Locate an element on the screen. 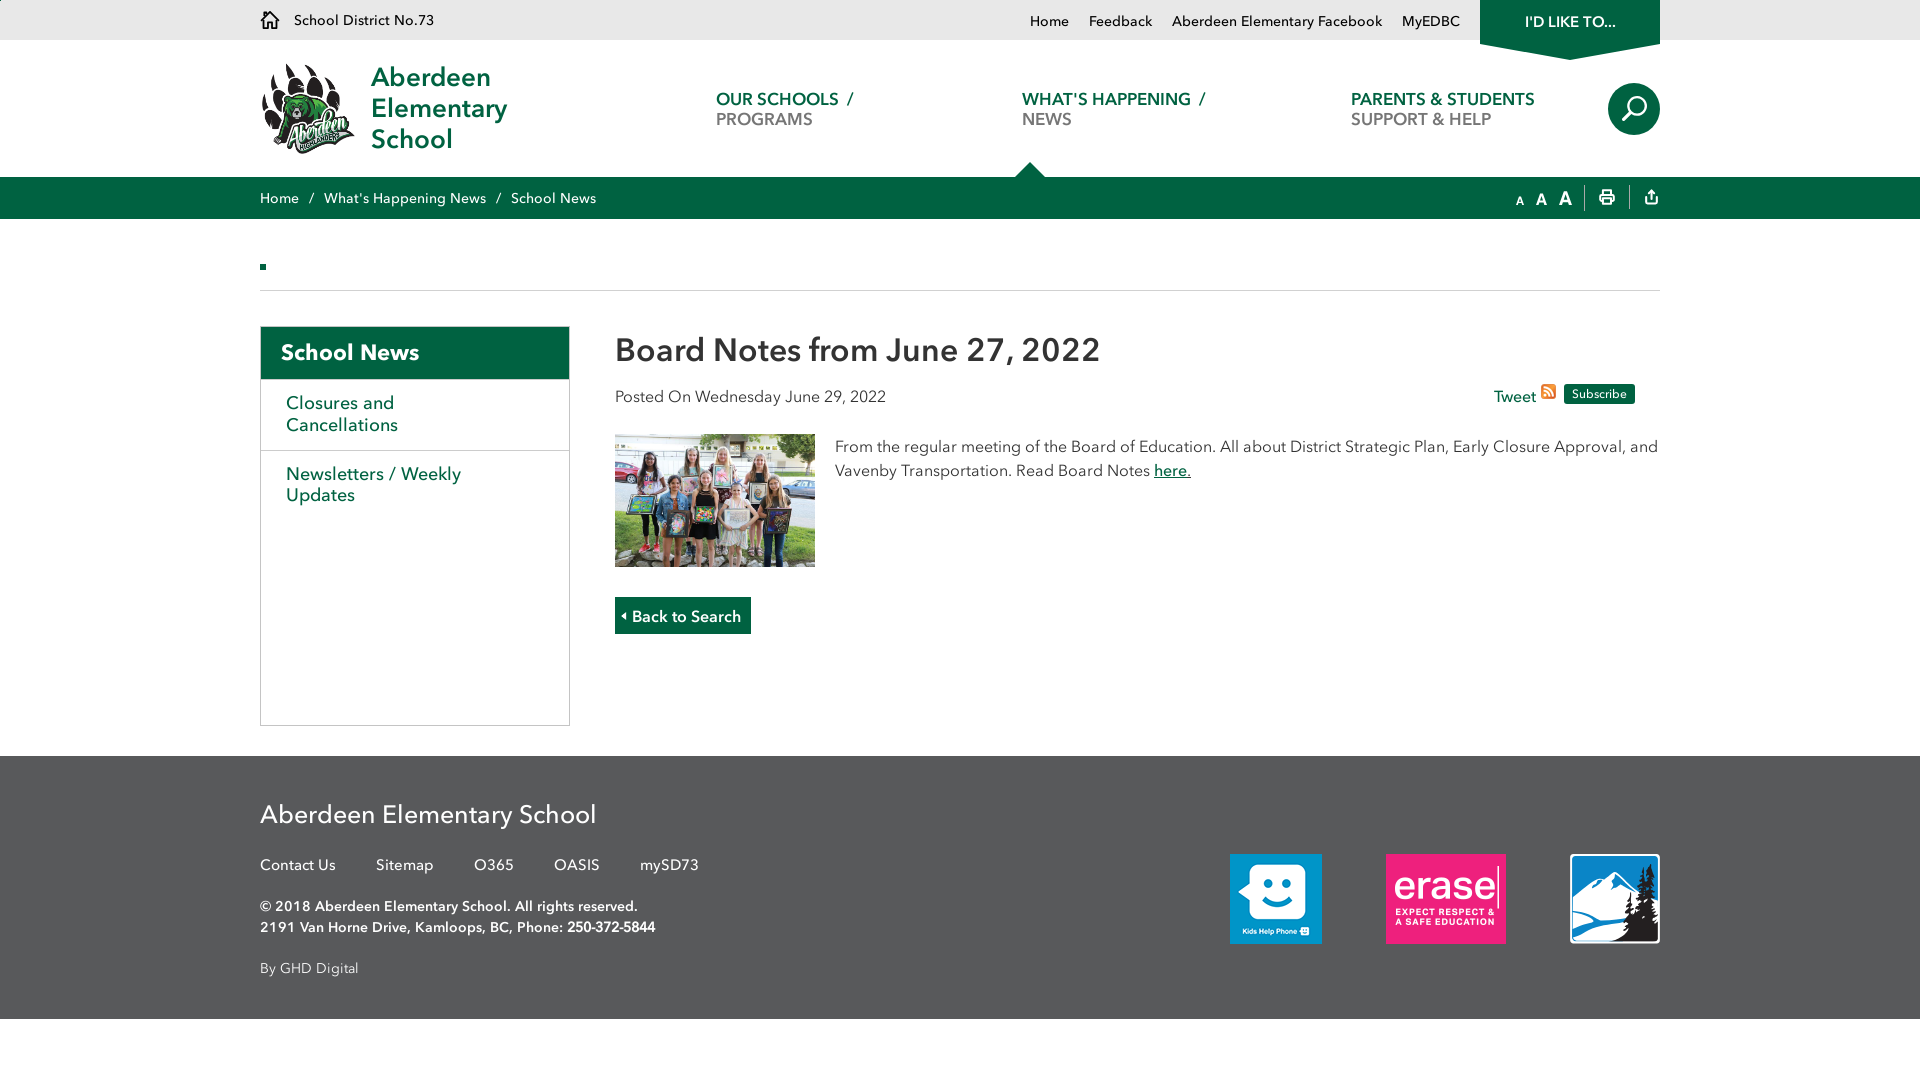 This screenshot has width=1920, height=1080. 'What's Happening News' is located at coordinates (416, 198).